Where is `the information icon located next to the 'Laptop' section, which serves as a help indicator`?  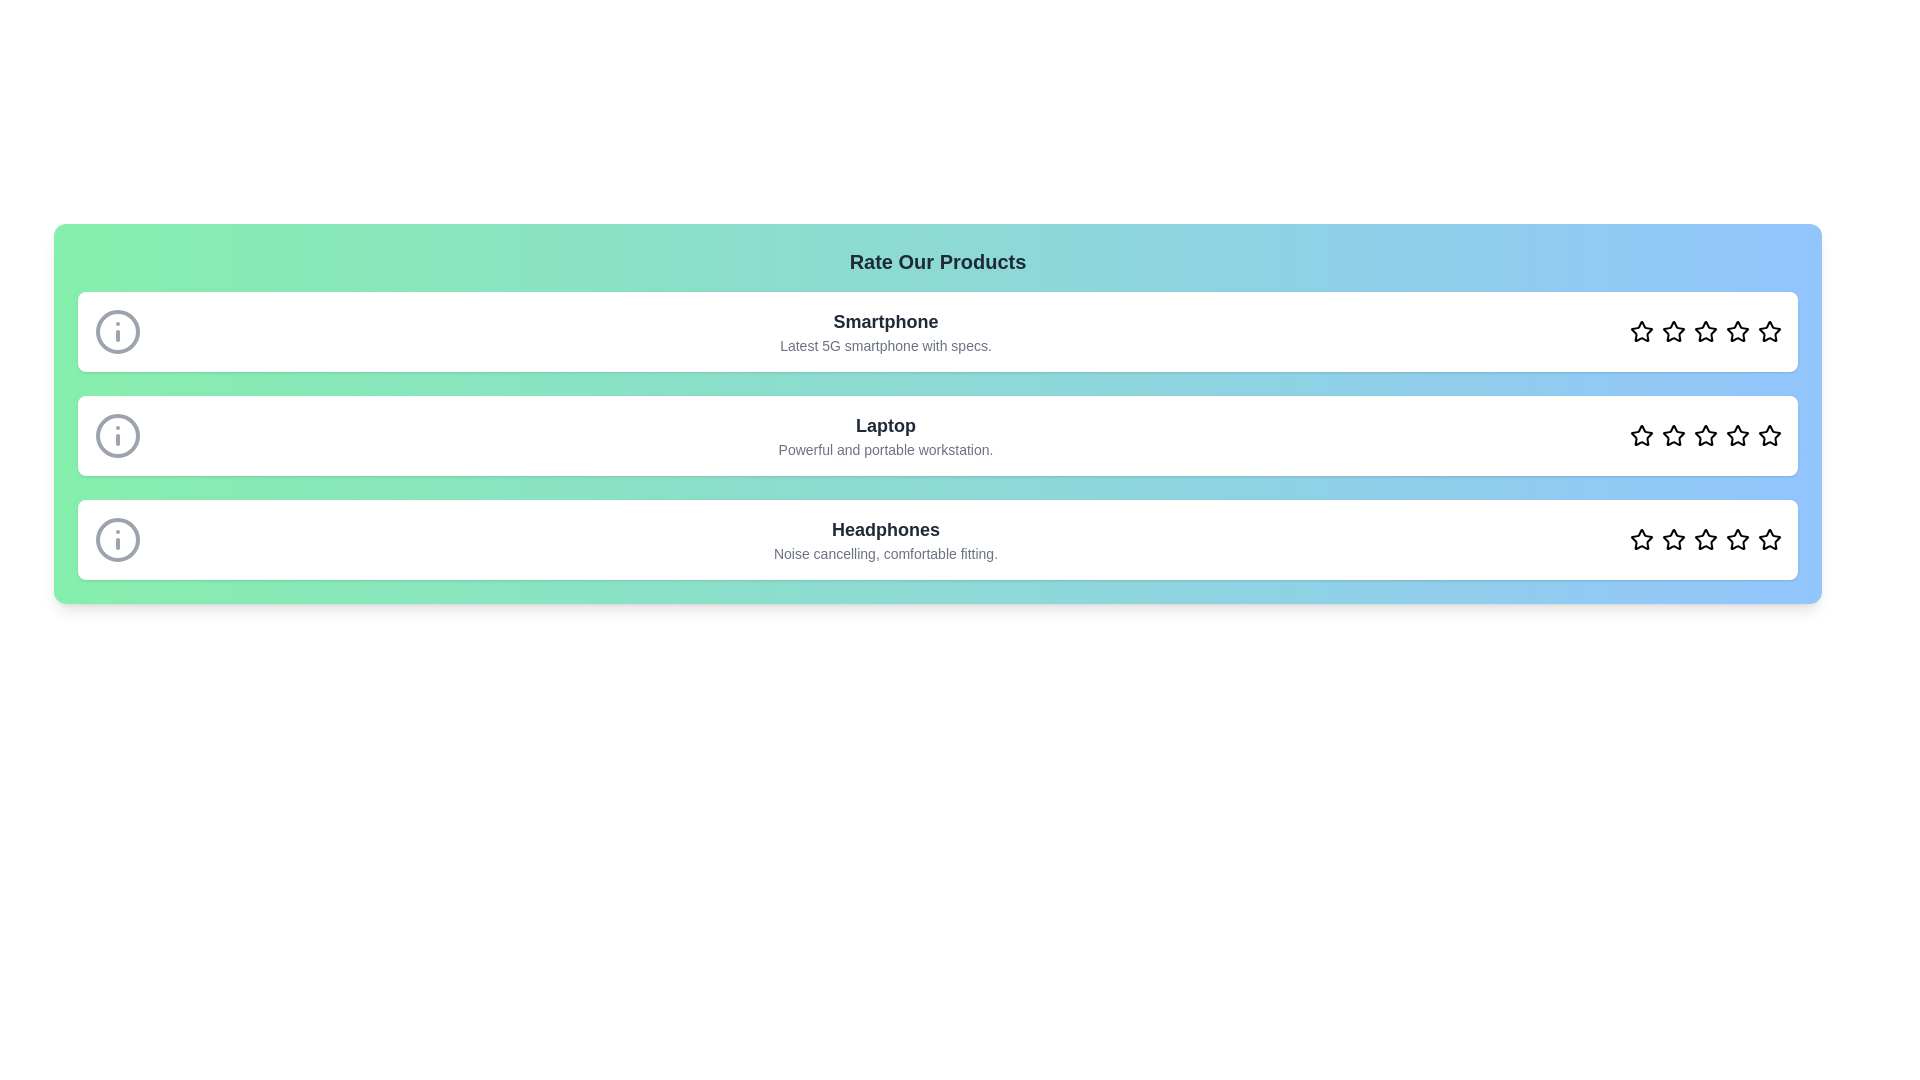 the information icon located next to the 'Laptop' section, which serves as a help indicator is located at coordinates (117, 434).